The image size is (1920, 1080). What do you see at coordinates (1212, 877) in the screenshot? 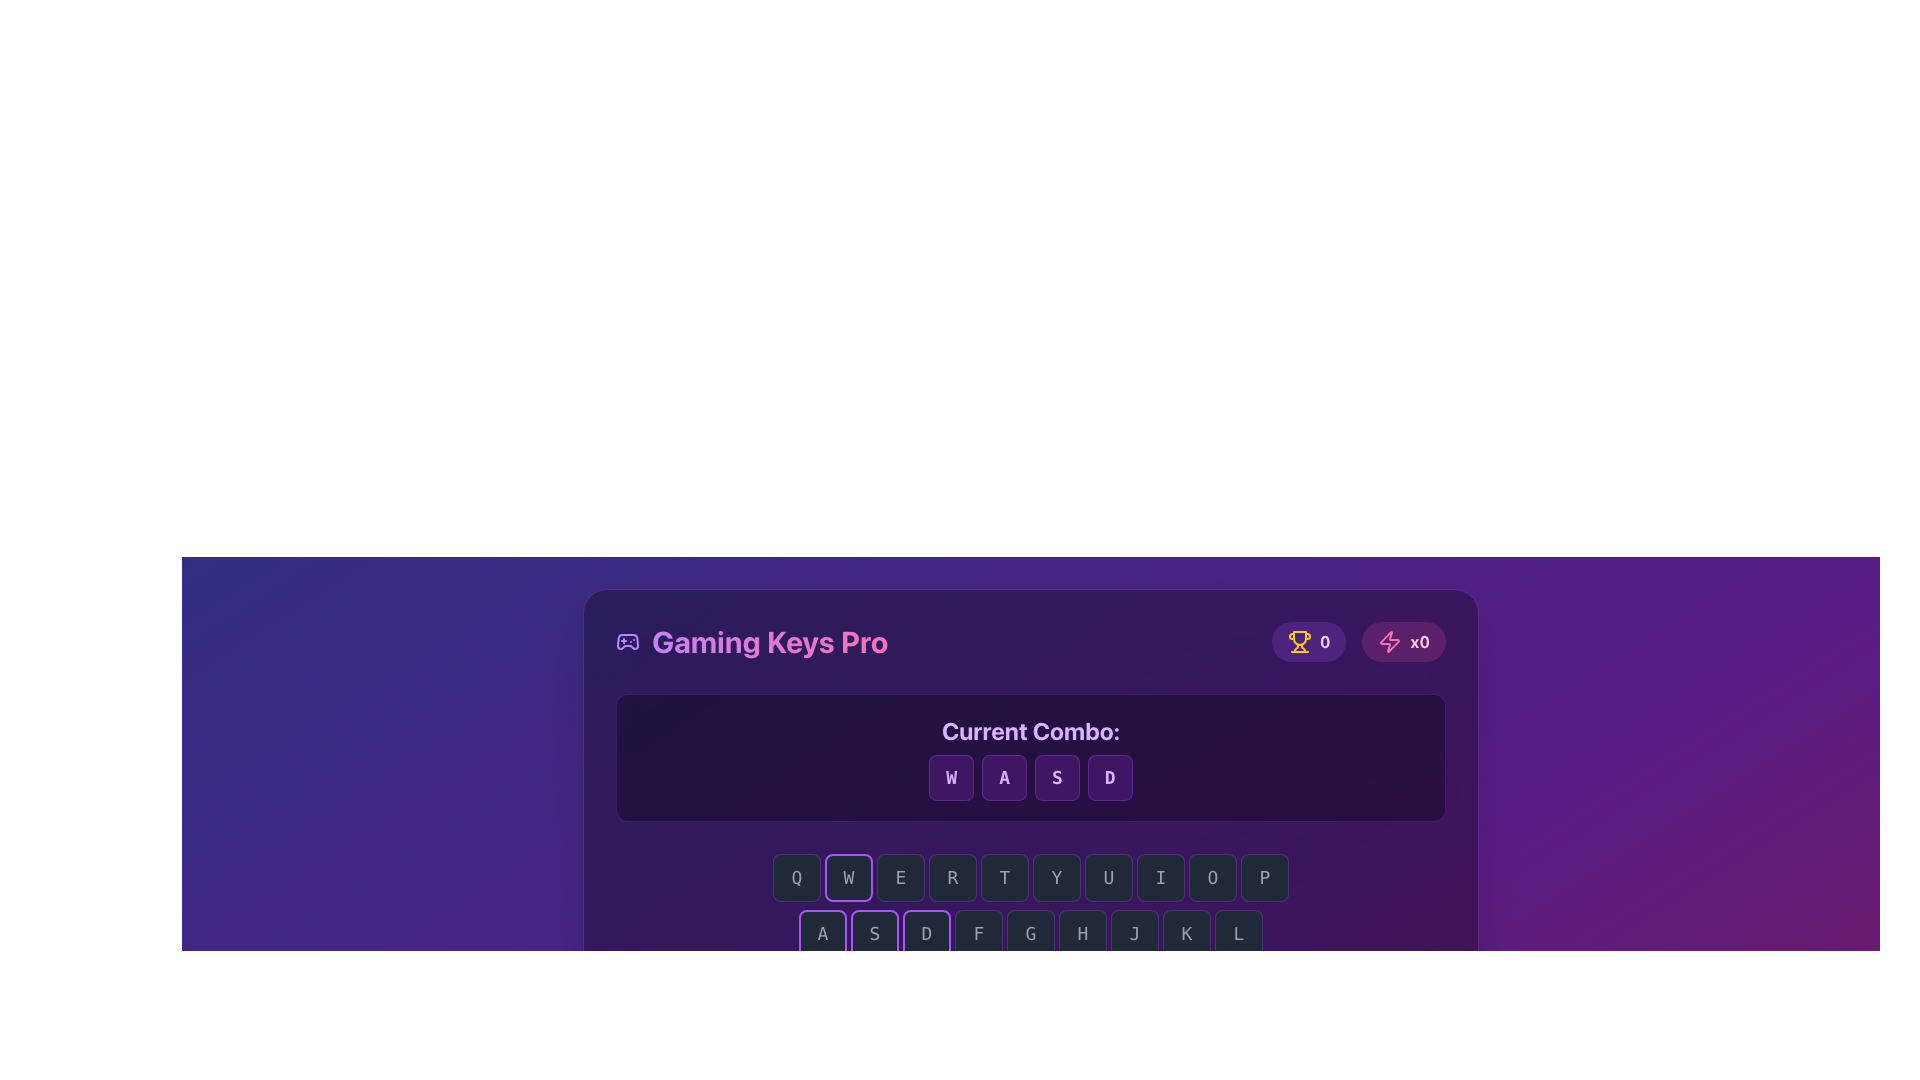
I see `the rounded rectangular button labeled 'O', which is styled in a dark theme with a gray background, to simulate pressing the 'O' key` at bounding box center [1212, 877].